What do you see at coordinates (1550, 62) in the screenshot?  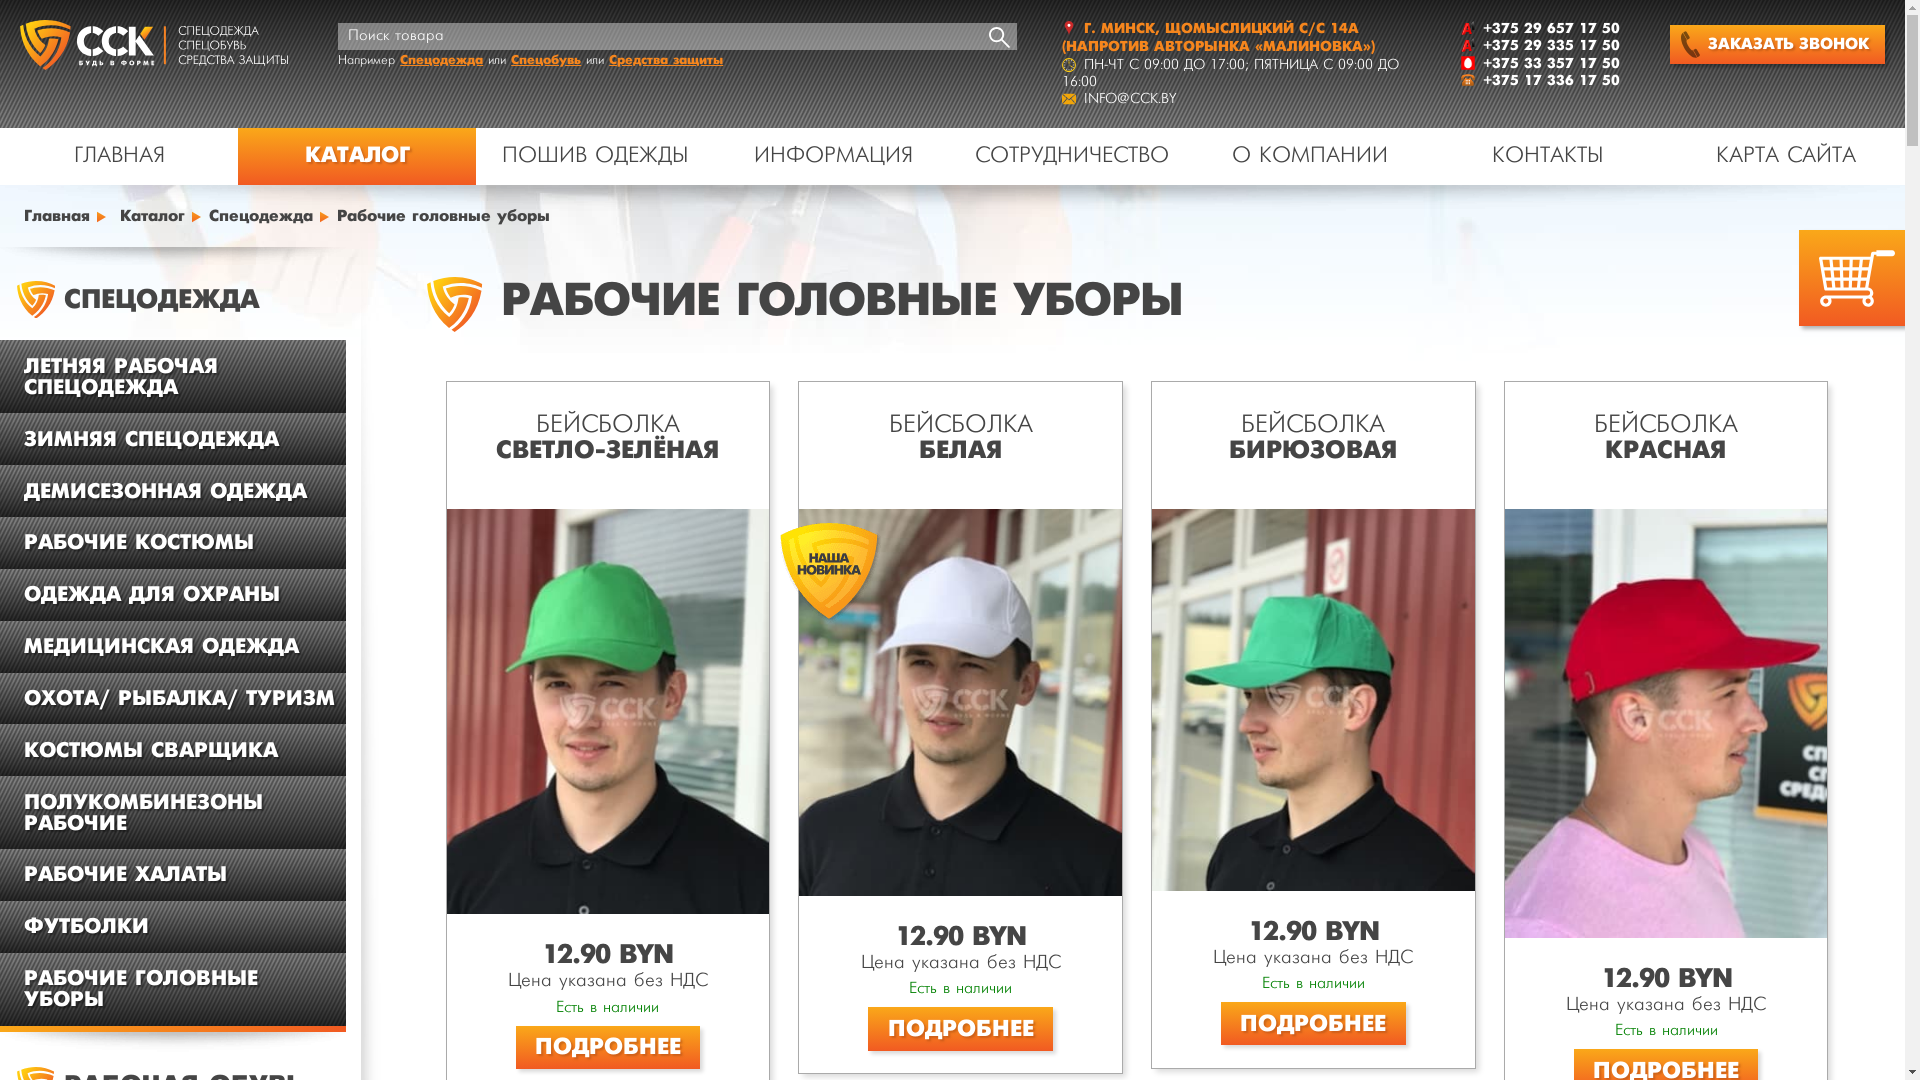 I see `'+375 33 357 17 50'` at bounding box center [1550, 62].